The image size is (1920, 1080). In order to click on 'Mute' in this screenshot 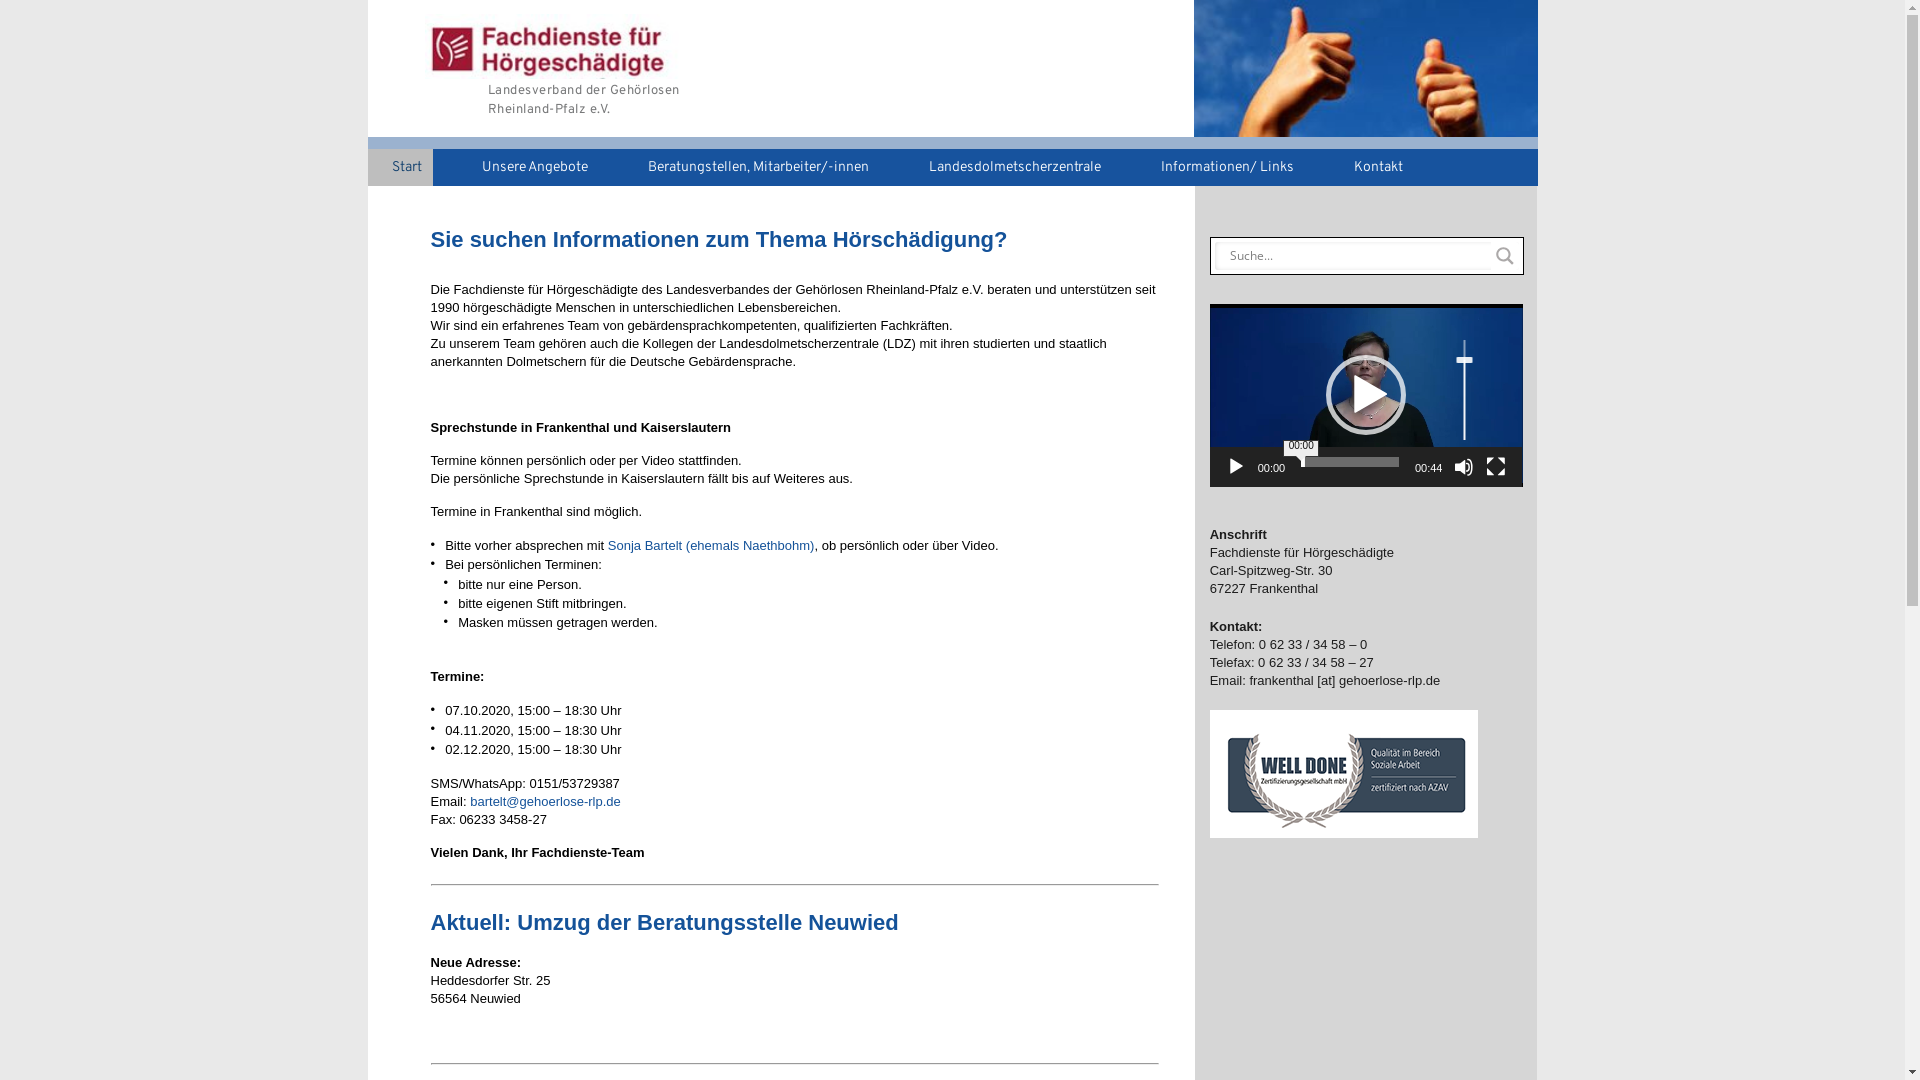, I will do `click(1464, 466)`.